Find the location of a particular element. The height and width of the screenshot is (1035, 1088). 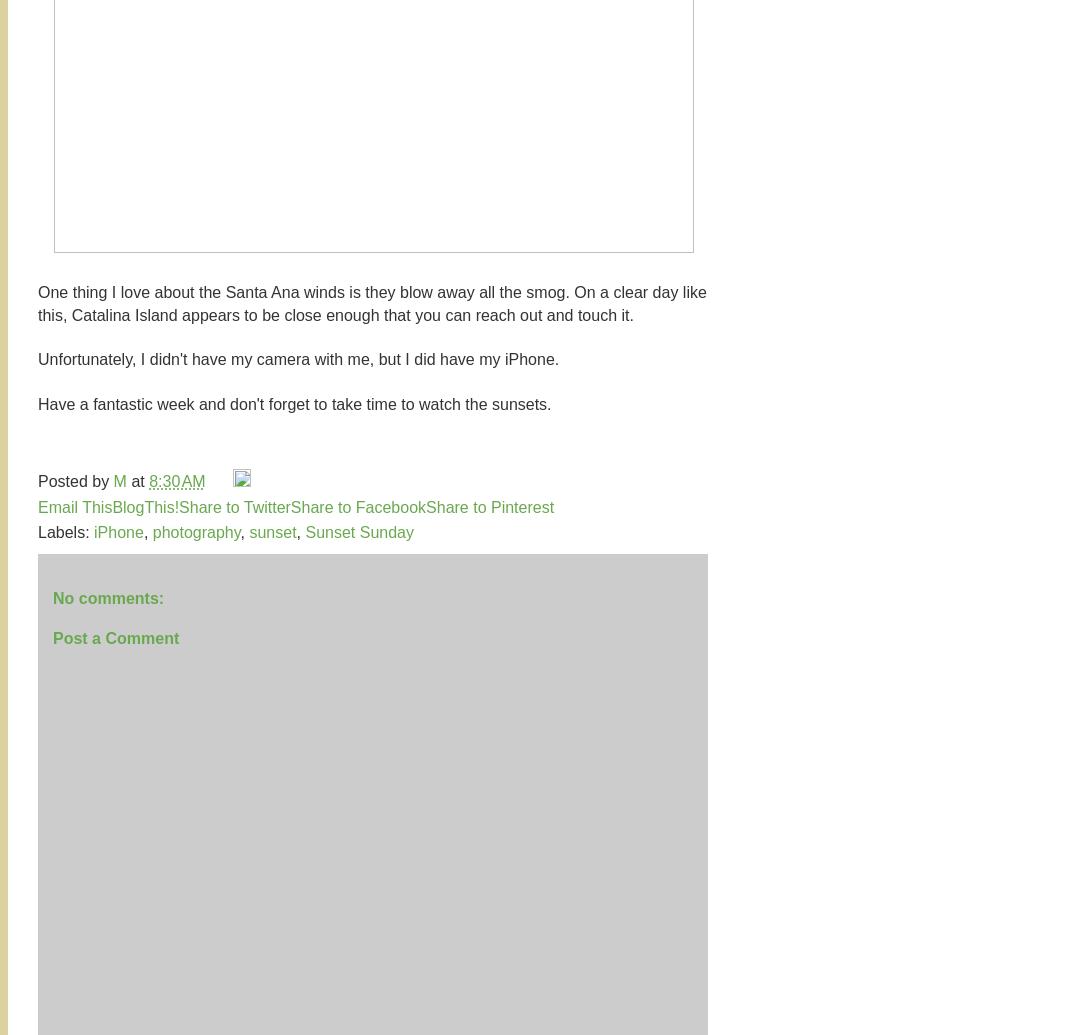

'Share to Facebook' is located at coordinates (357, 506).